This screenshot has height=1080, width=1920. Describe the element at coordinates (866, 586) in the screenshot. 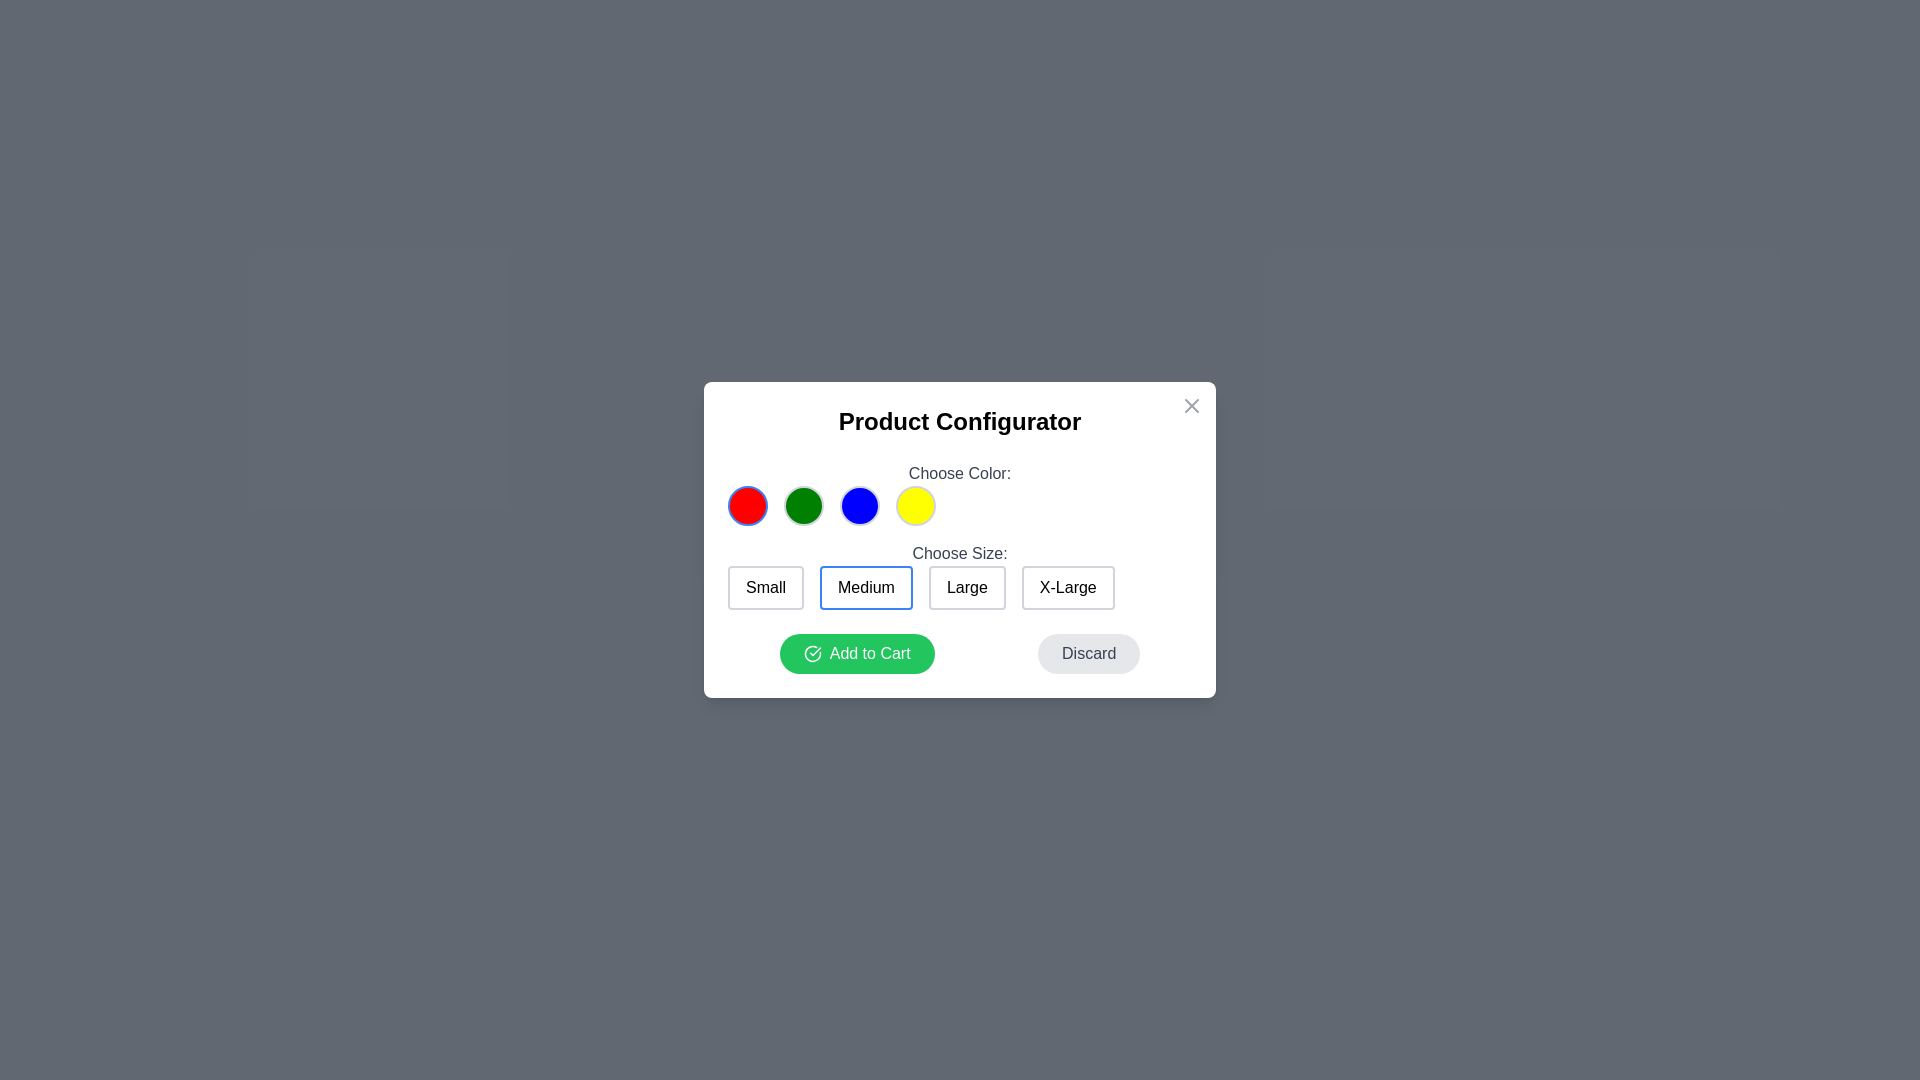

I see `the 'Medium' size button` at that location.